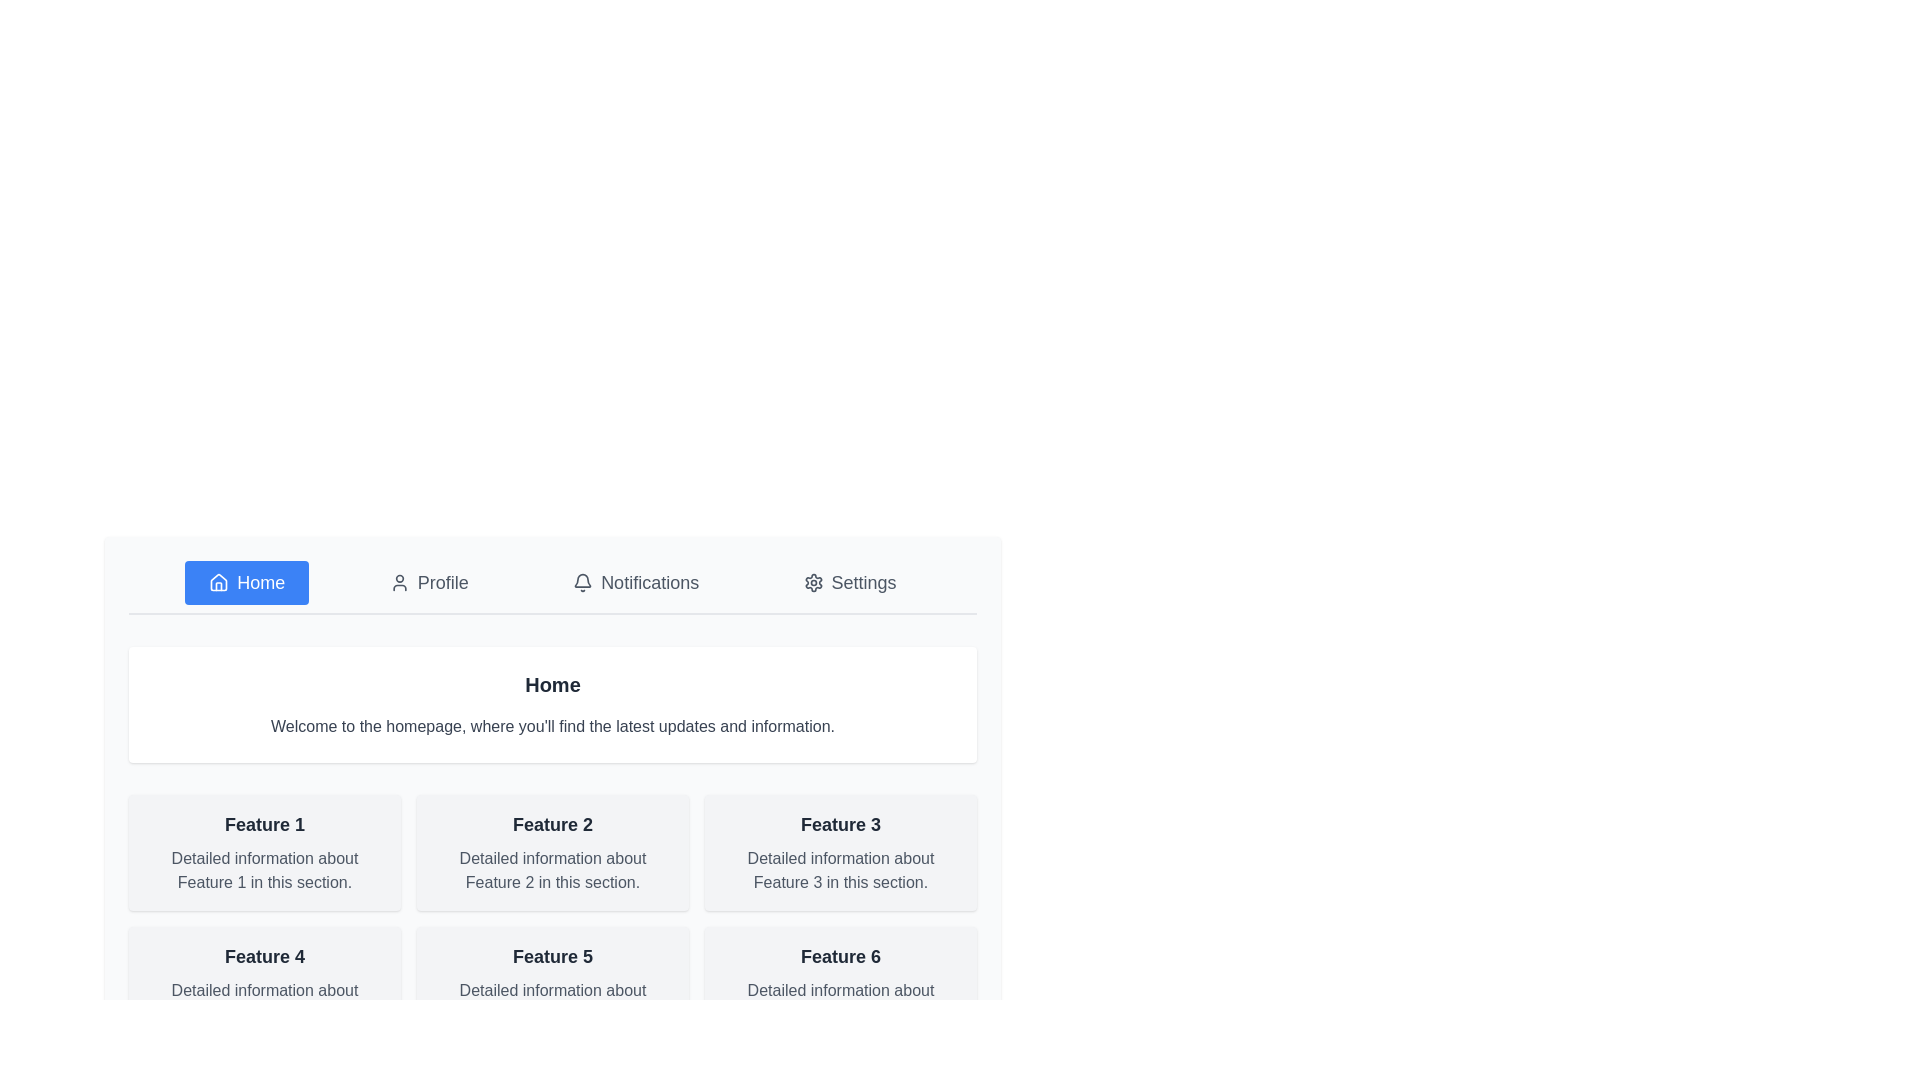  Describe the element at coordinates (650, 582) in the screenshot. I see `the 'Notifications' text label, which is styled in a sans-serif font and located next to a bell icon in the navigation bar at the top of the interface` at that location.